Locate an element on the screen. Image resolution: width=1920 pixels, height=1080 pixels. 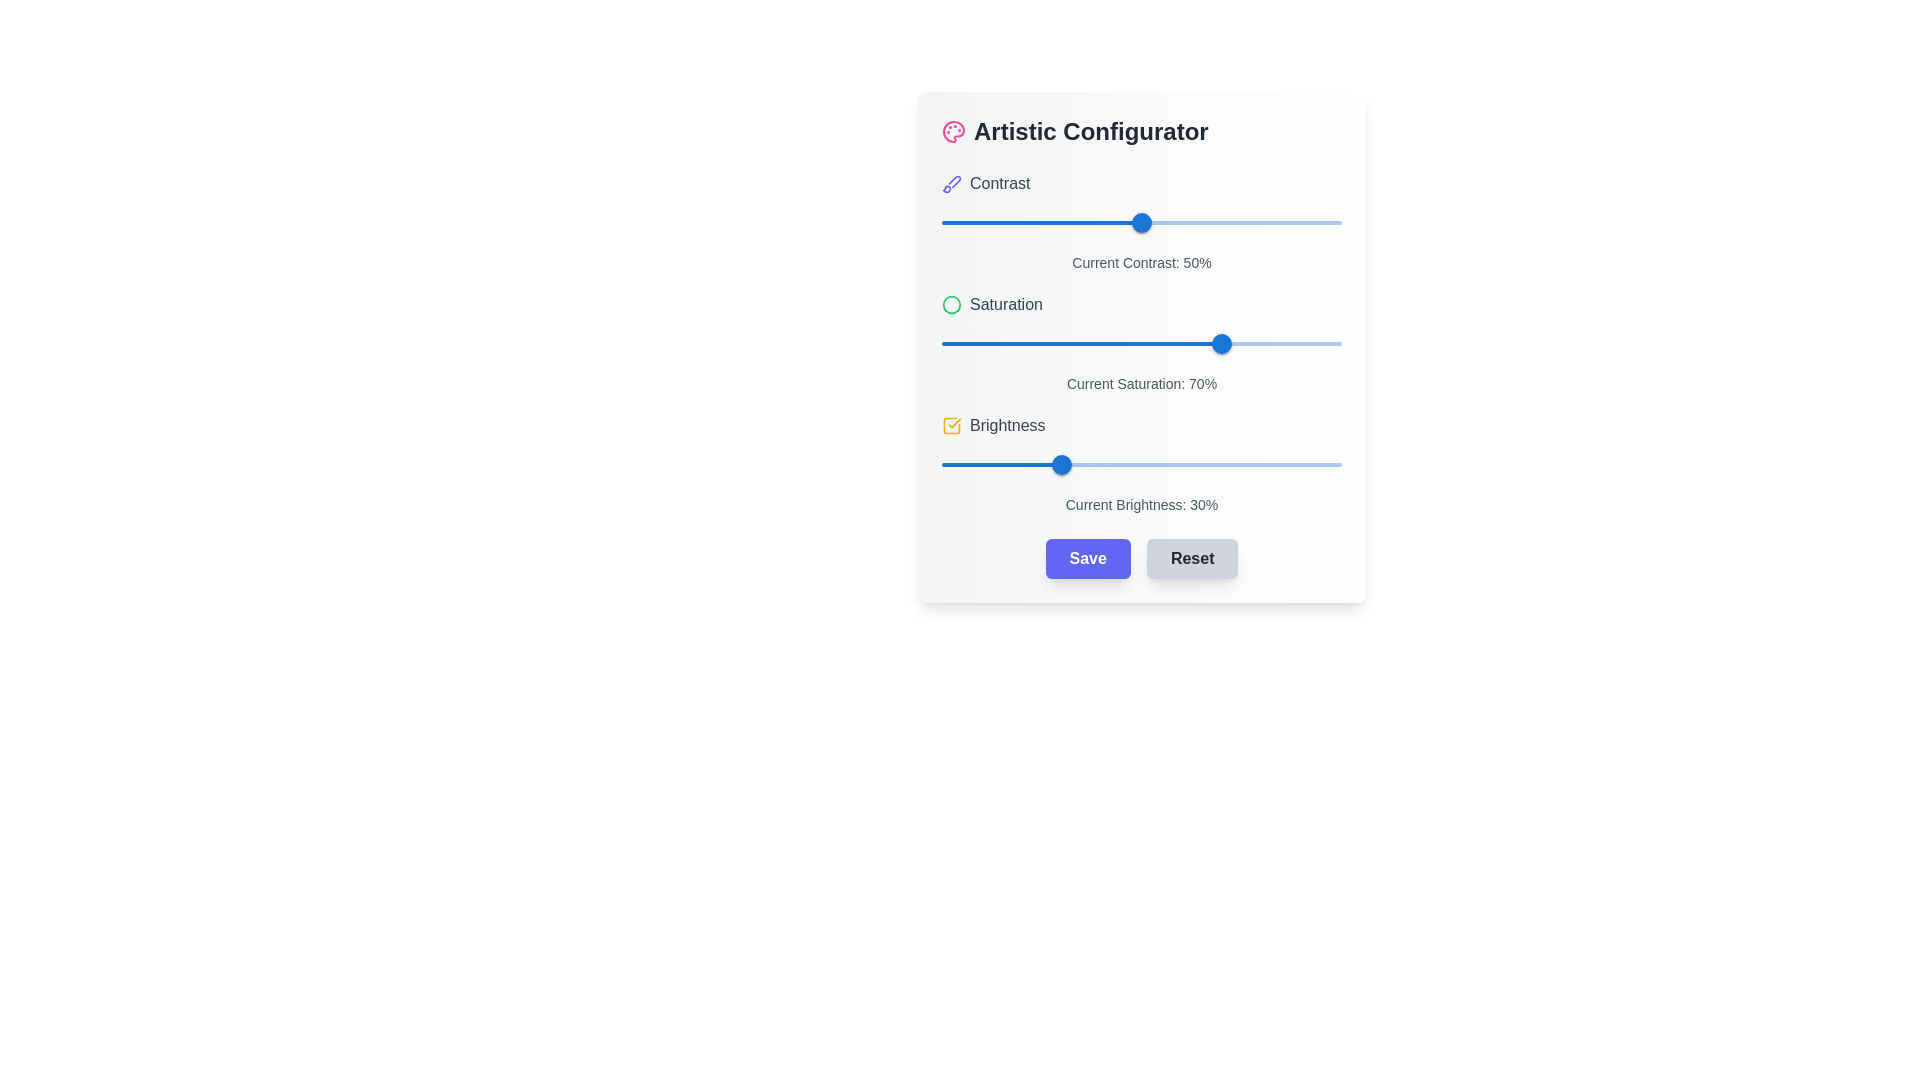
the Checkbox icon is located at coordinates (950, 424).